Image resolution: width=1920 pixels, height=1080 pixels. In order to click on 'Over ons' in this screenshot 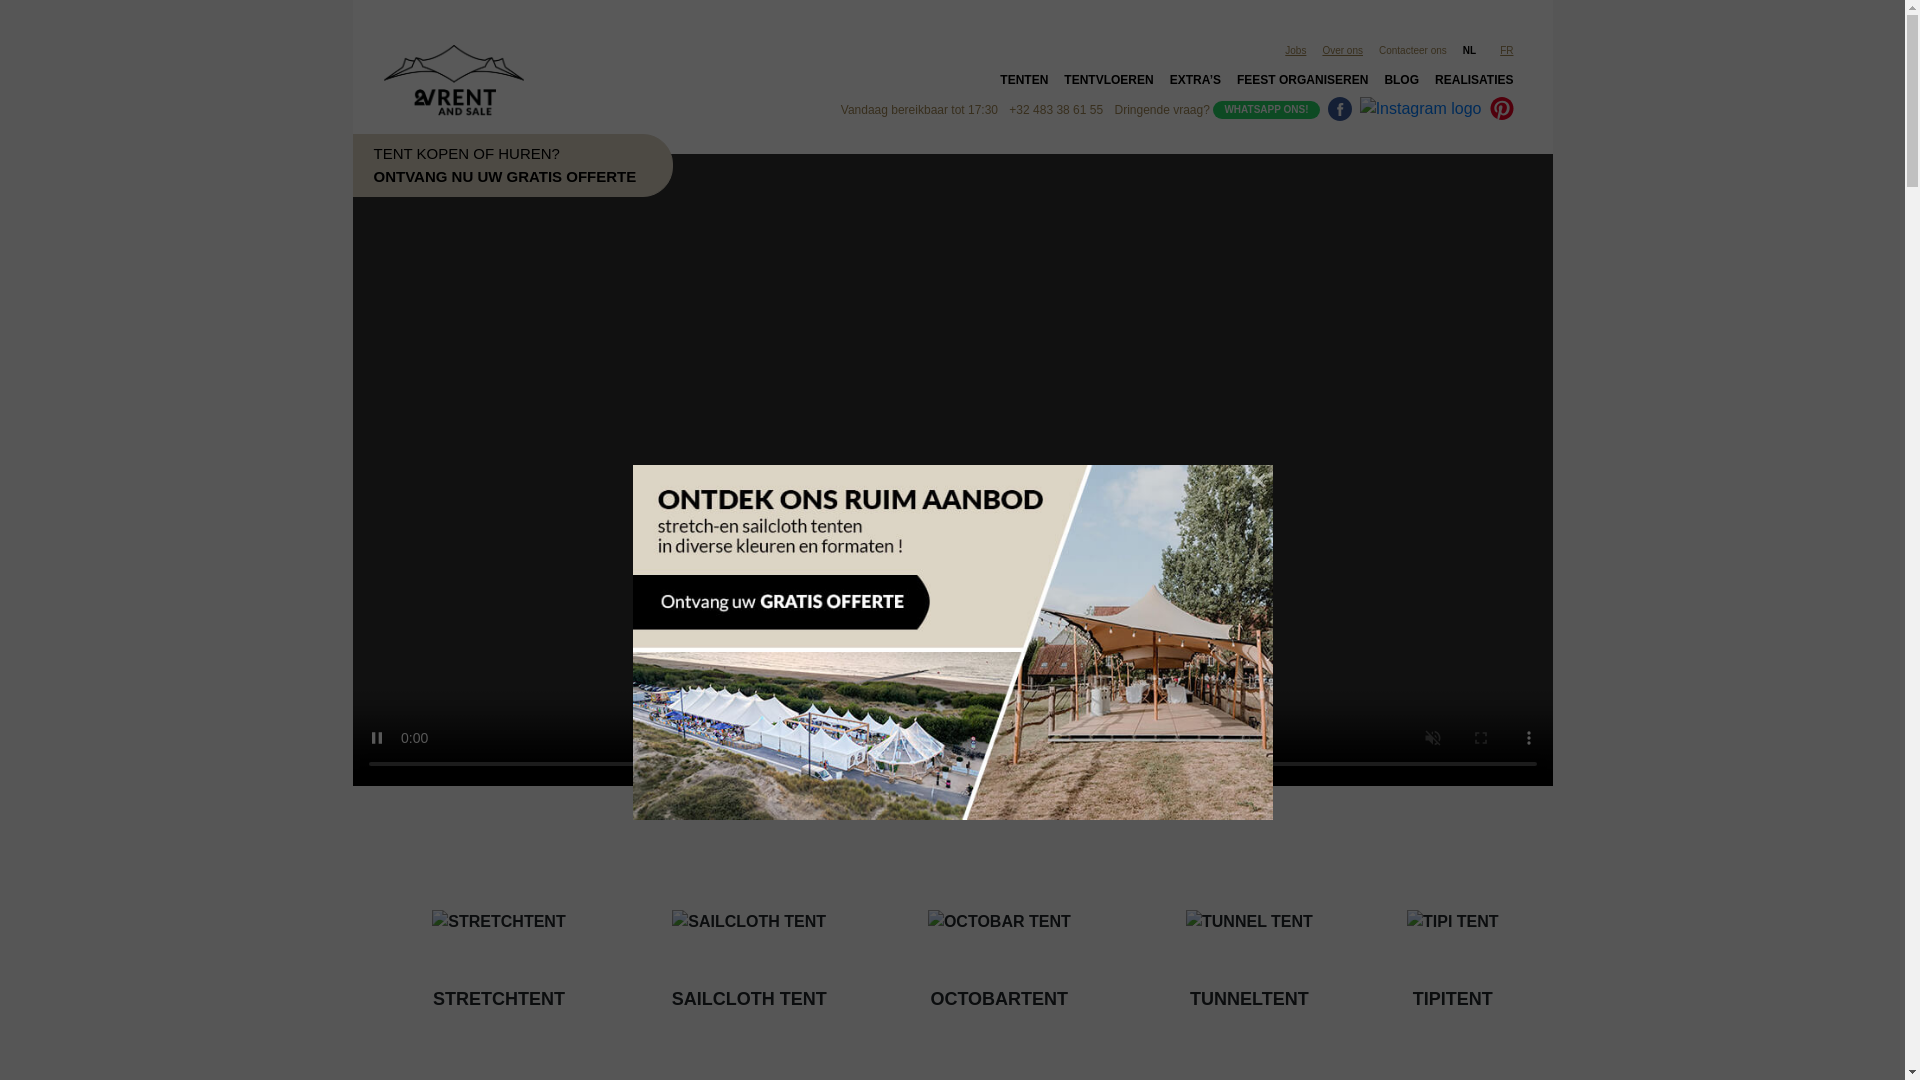, I will do `click(1342, 49)`.